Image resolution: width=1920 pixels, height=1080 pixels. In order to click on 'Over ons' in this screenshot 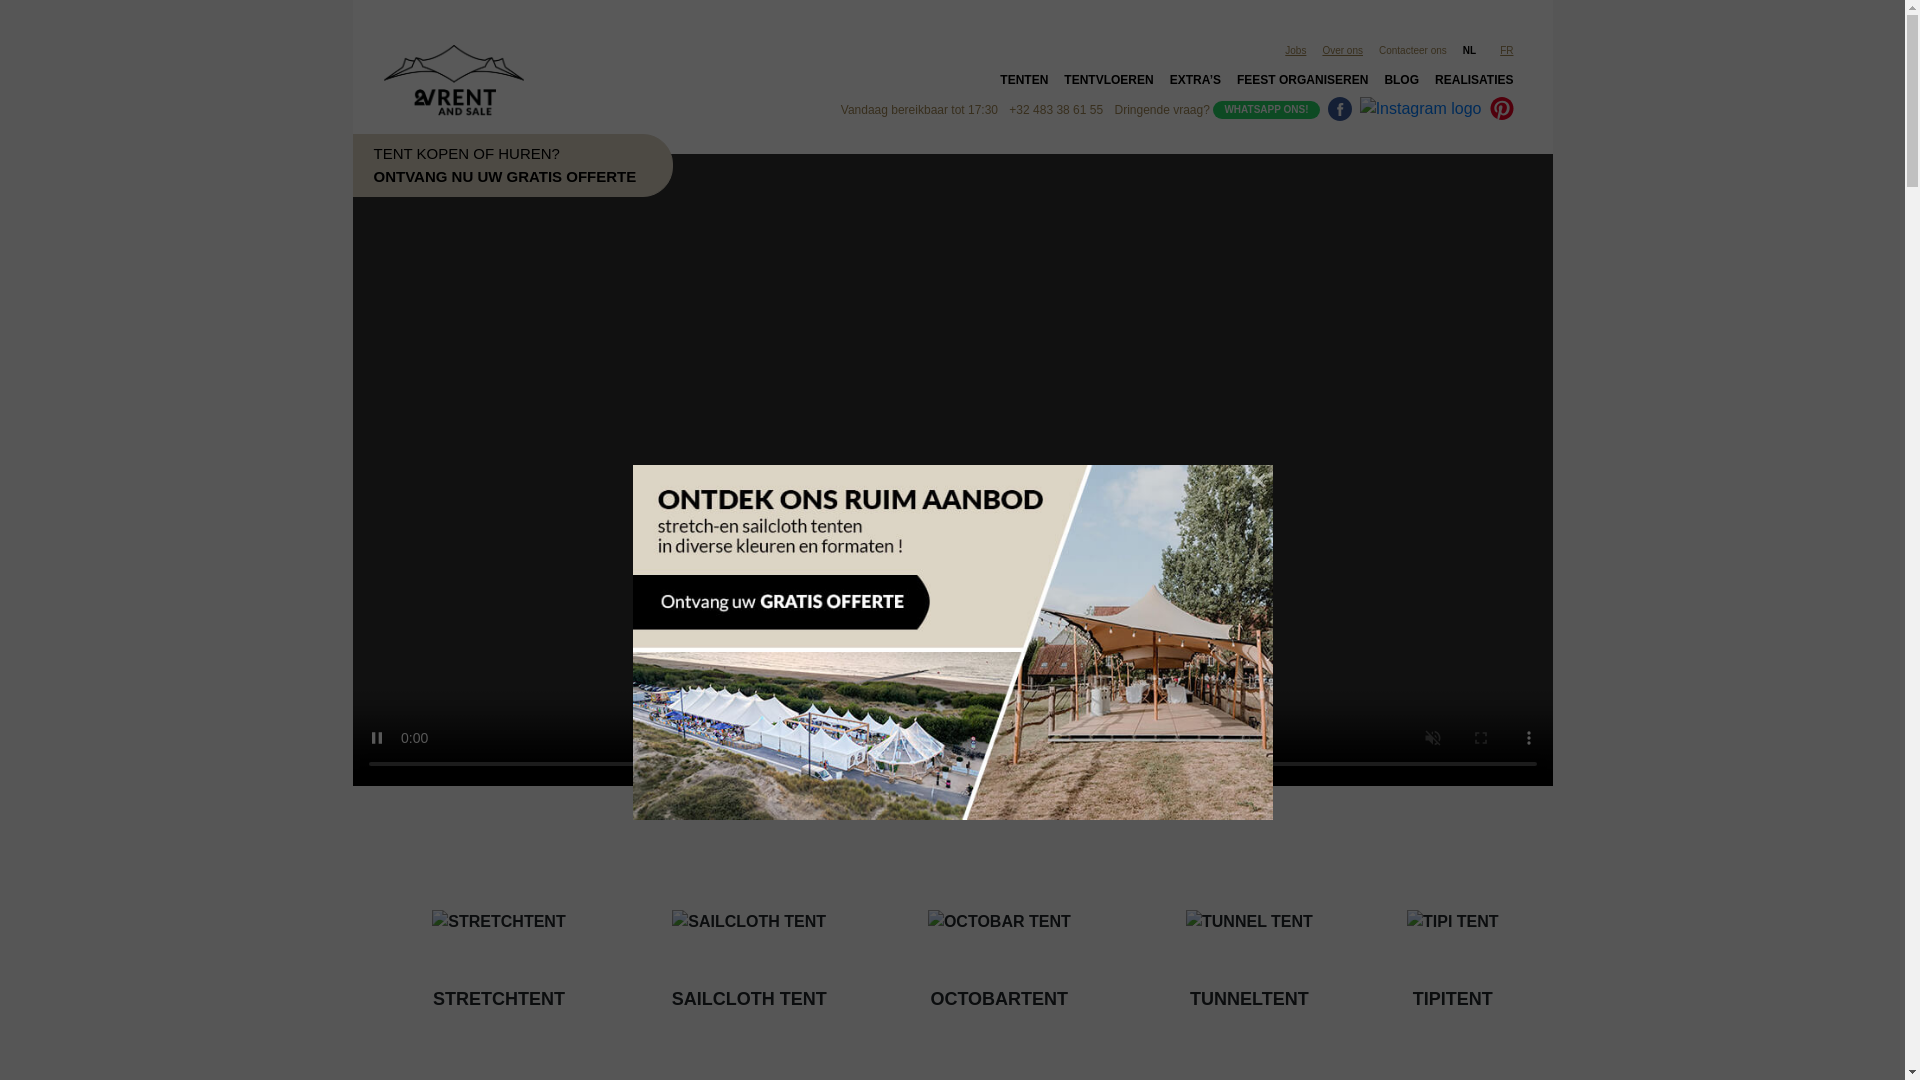, I will do `click(1342, 49)`.